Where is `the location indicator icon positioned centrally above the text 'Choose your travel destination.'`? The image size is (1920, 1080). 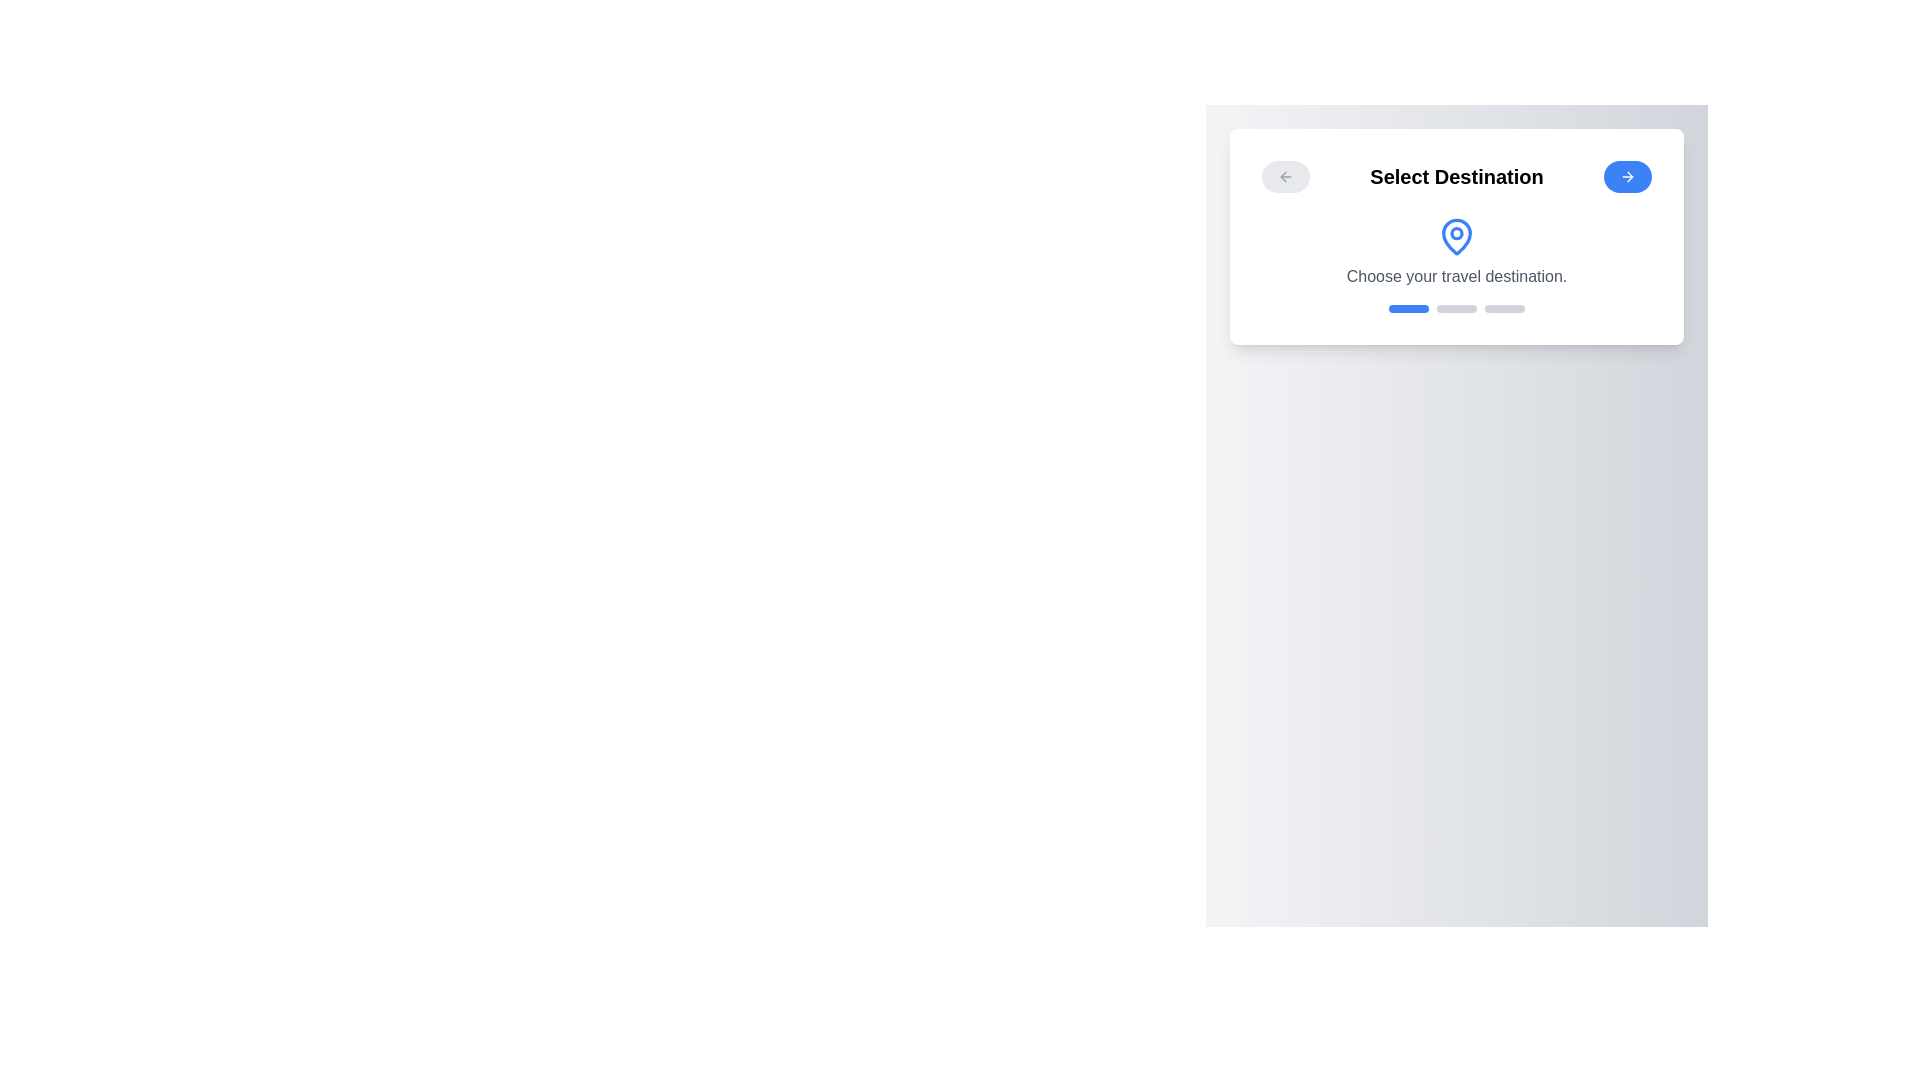 the location indicator icon positioned centrally above the text 'Choose your travel destination.' is located at coordinates (1457, 235).